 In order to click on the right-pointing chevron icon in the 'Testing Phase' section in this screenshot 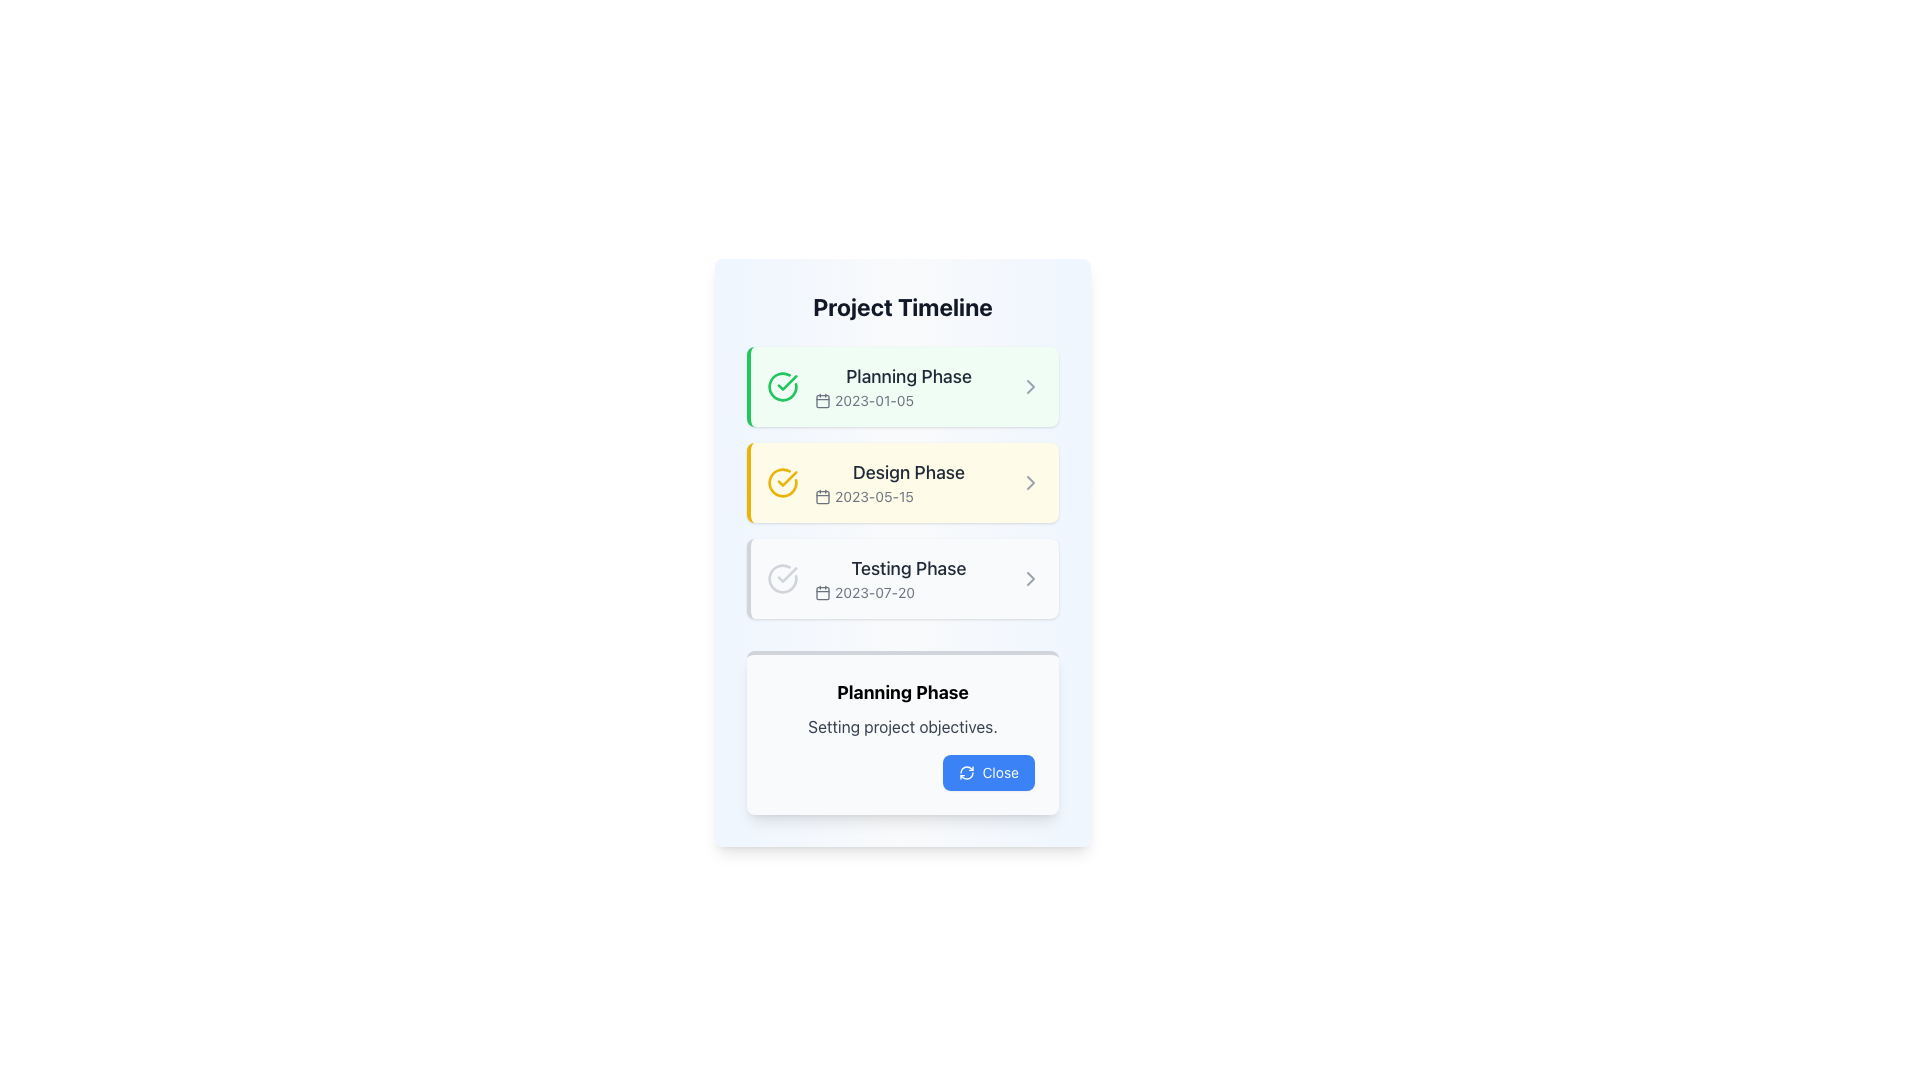, I will do `click(1031, 578)`.